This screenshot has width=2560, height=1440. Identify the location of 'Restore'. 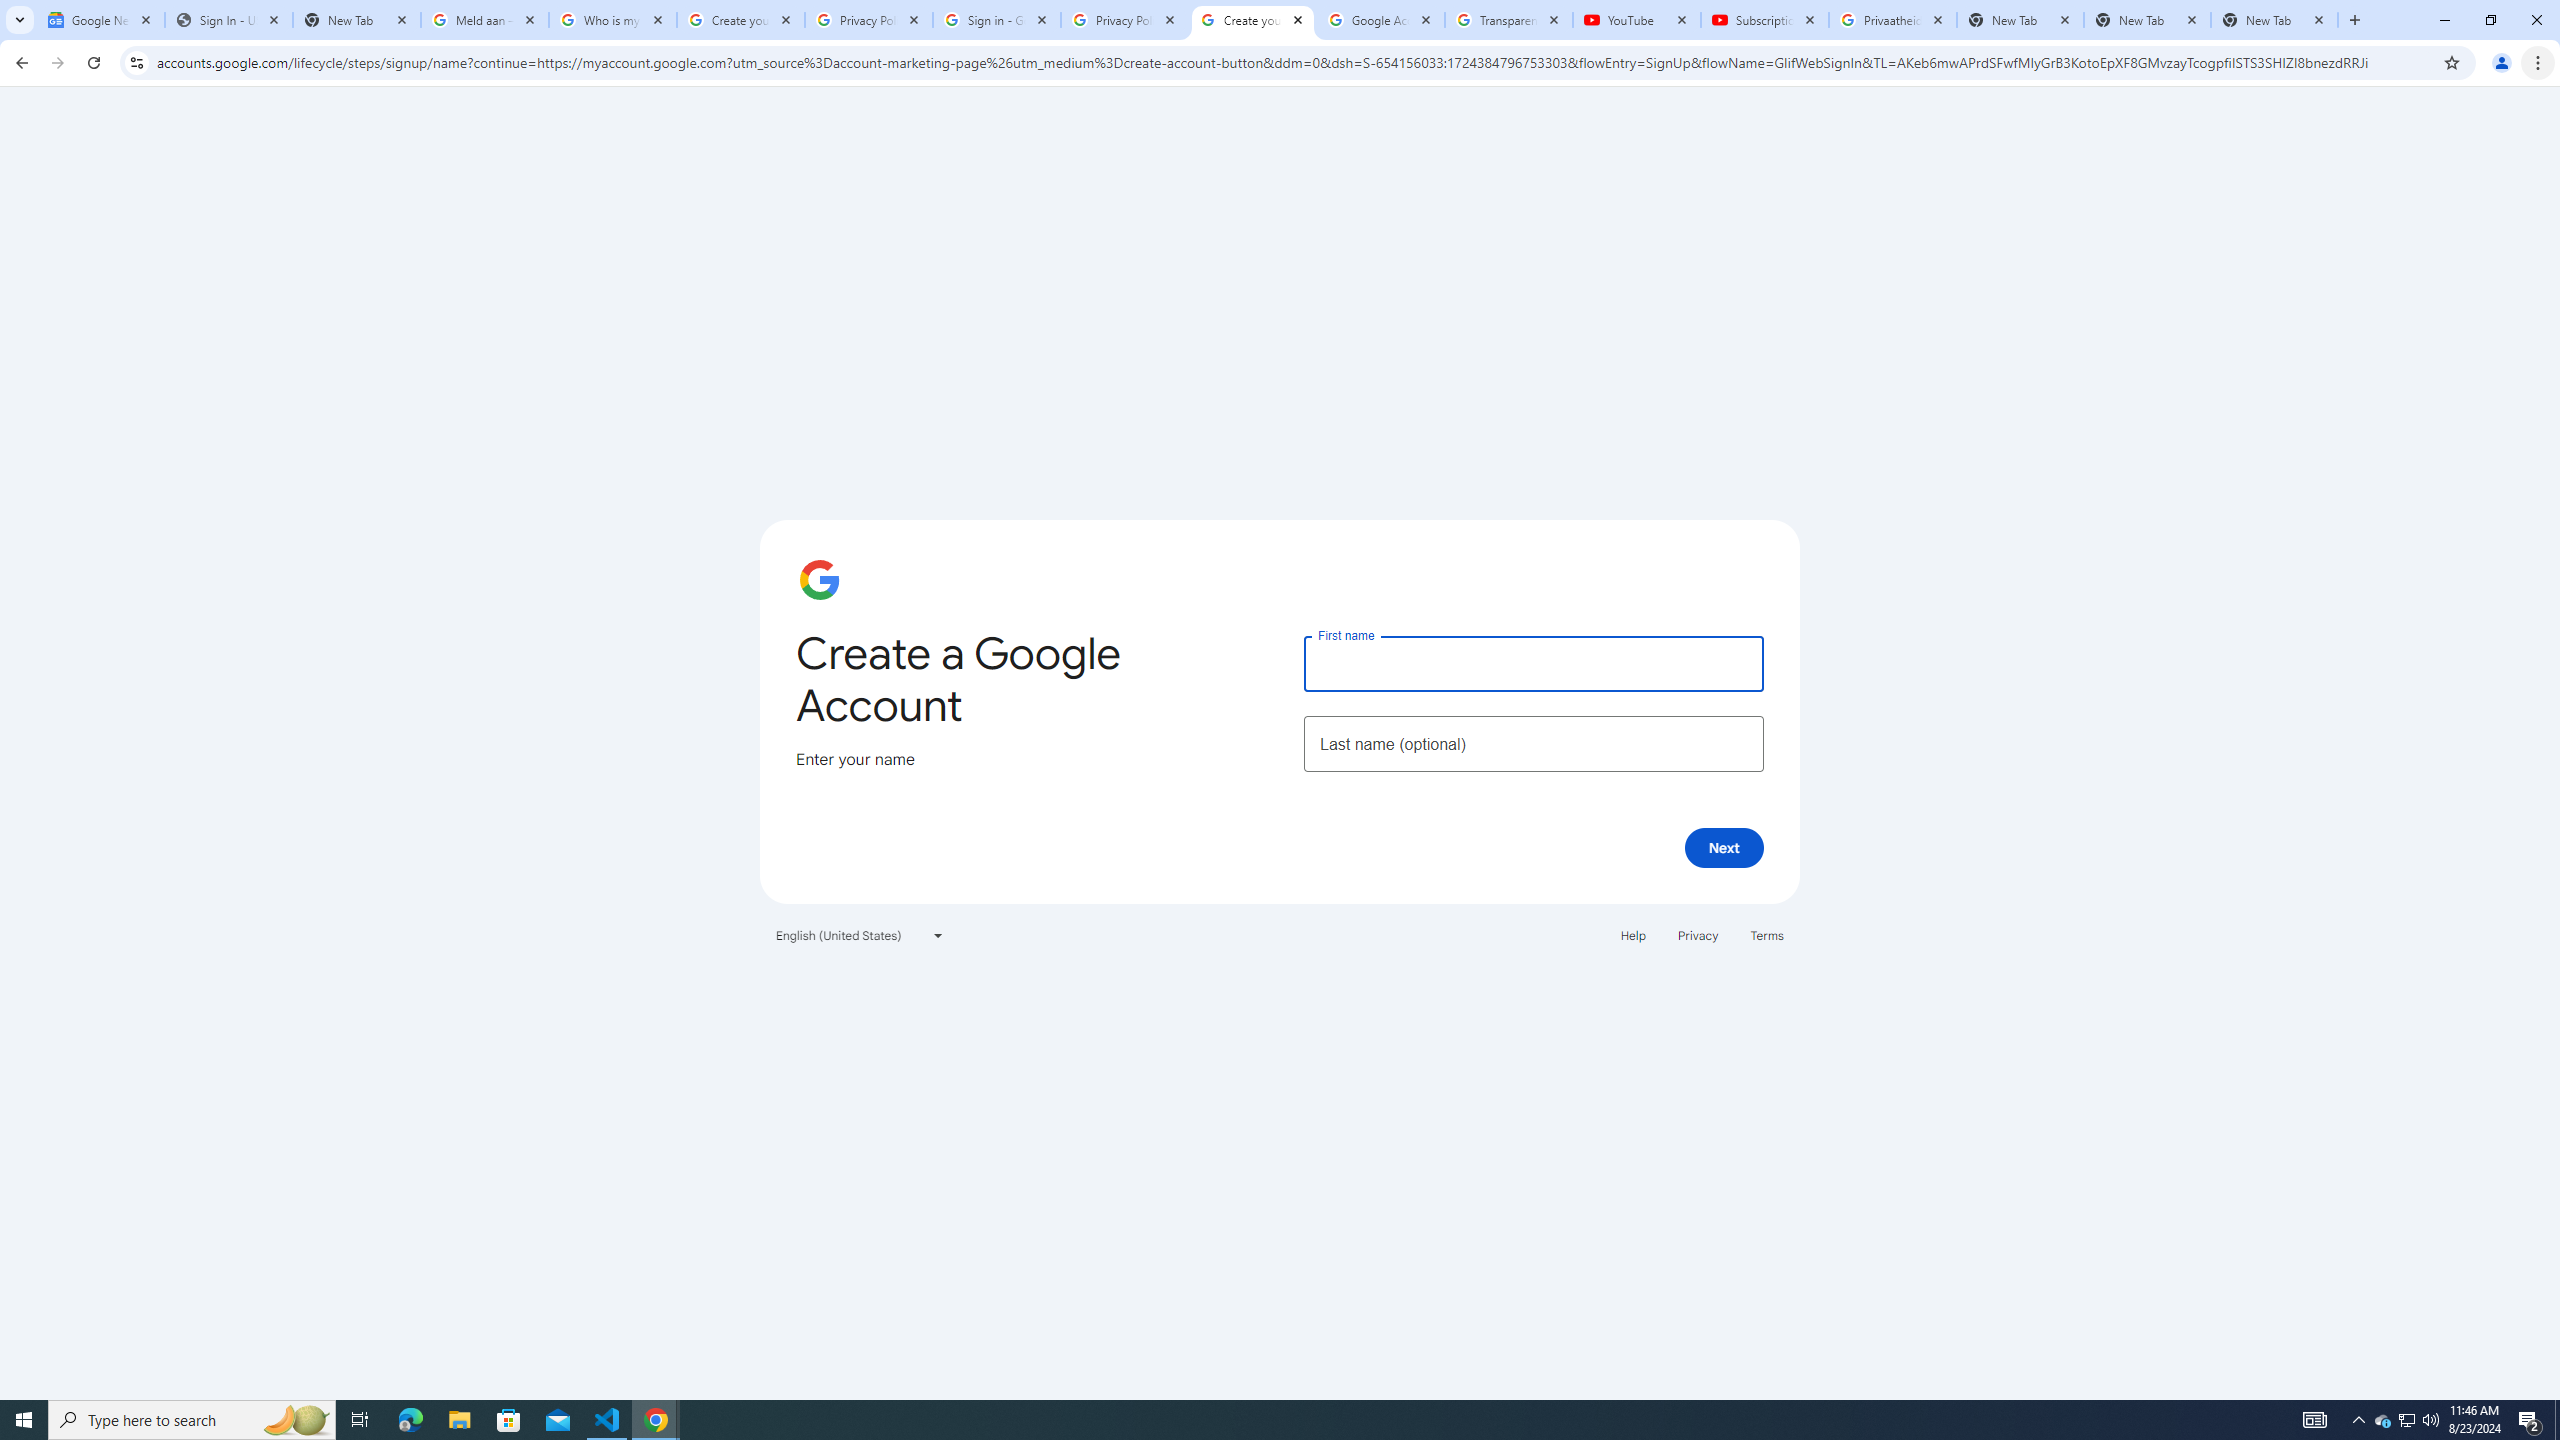
(2490, 19).